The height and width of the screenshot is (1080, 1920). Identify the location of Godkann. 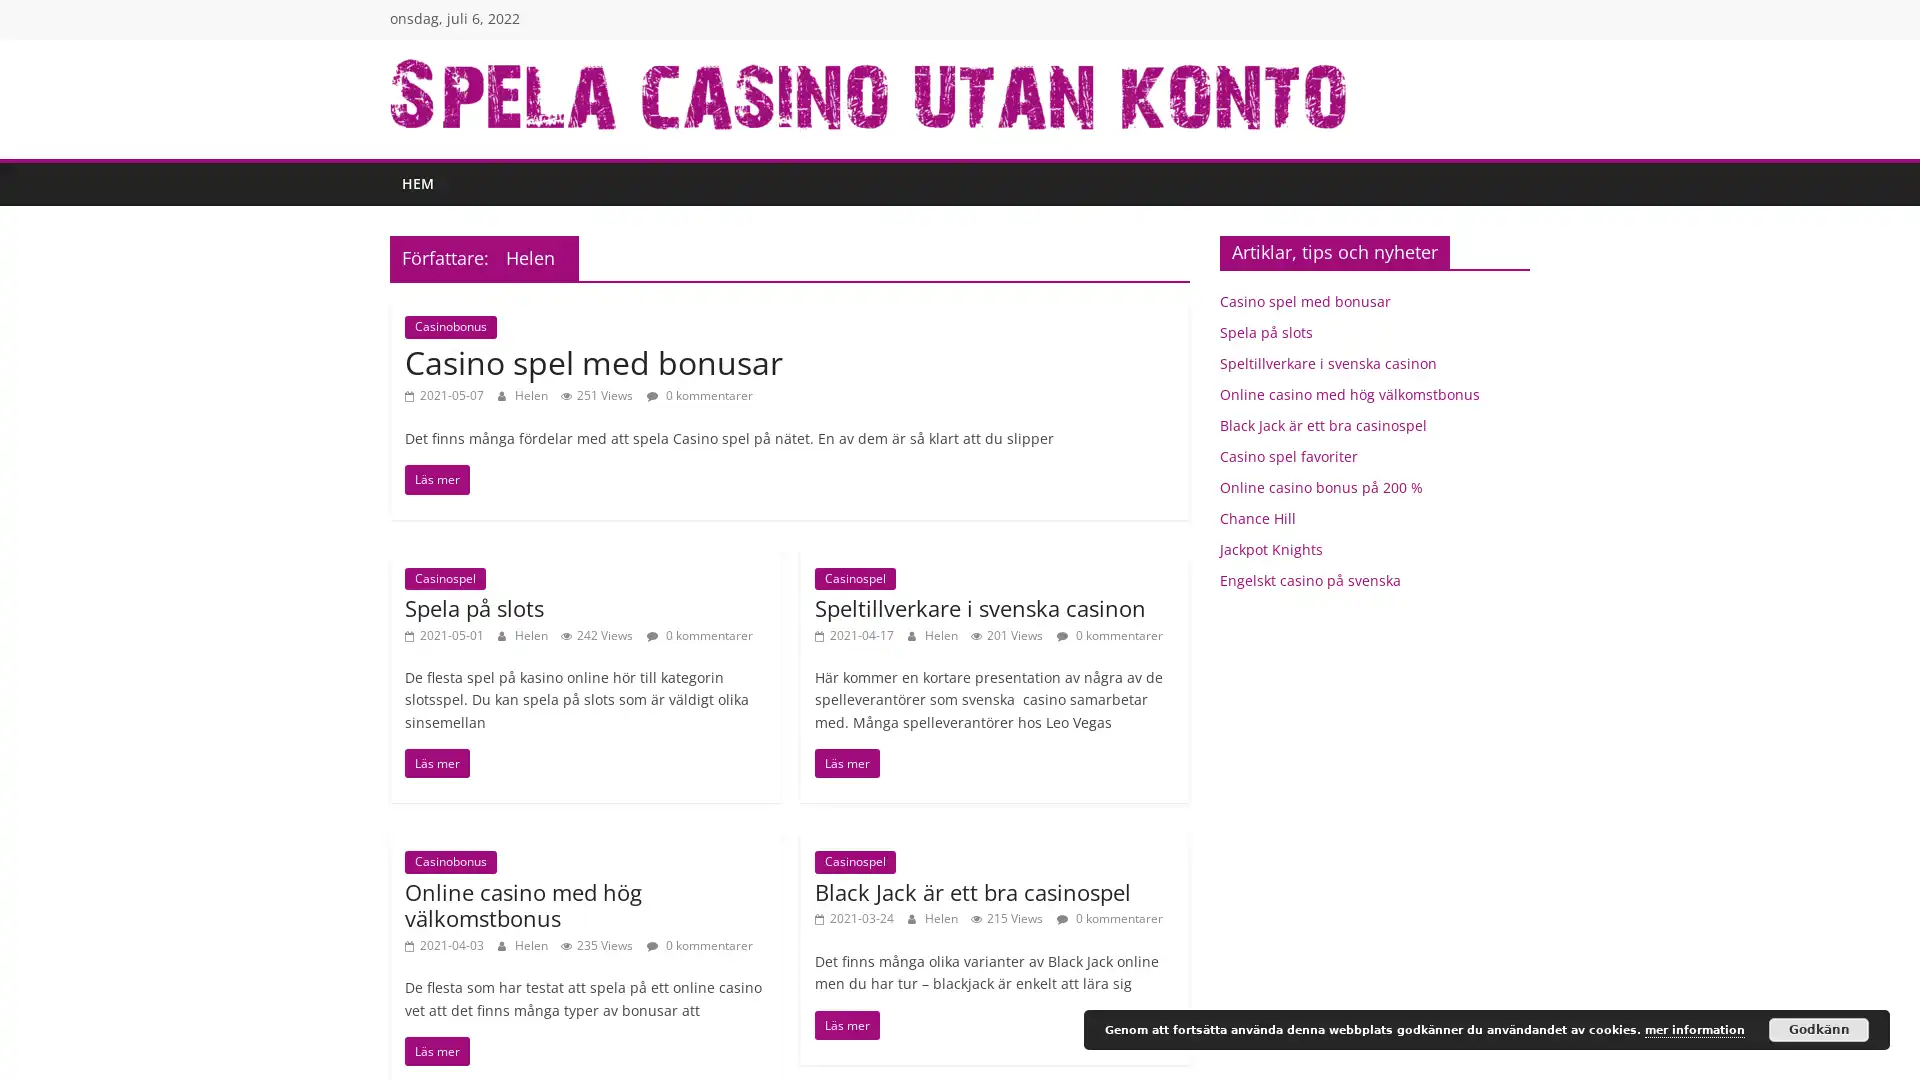
(1819, 1029).